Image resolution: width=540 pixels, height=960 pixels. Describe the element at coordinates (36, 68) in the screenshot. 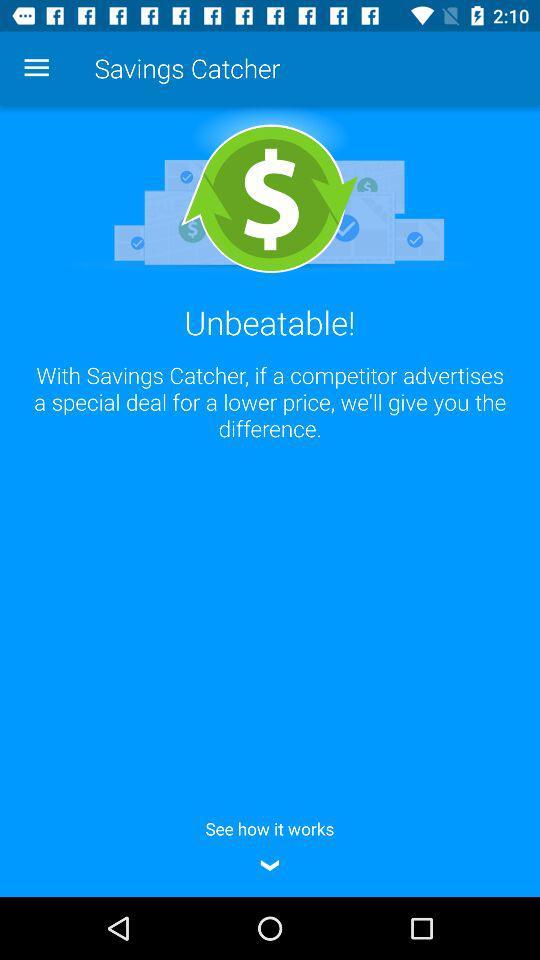

I see `item to the left of savings catcher icon` at that location.